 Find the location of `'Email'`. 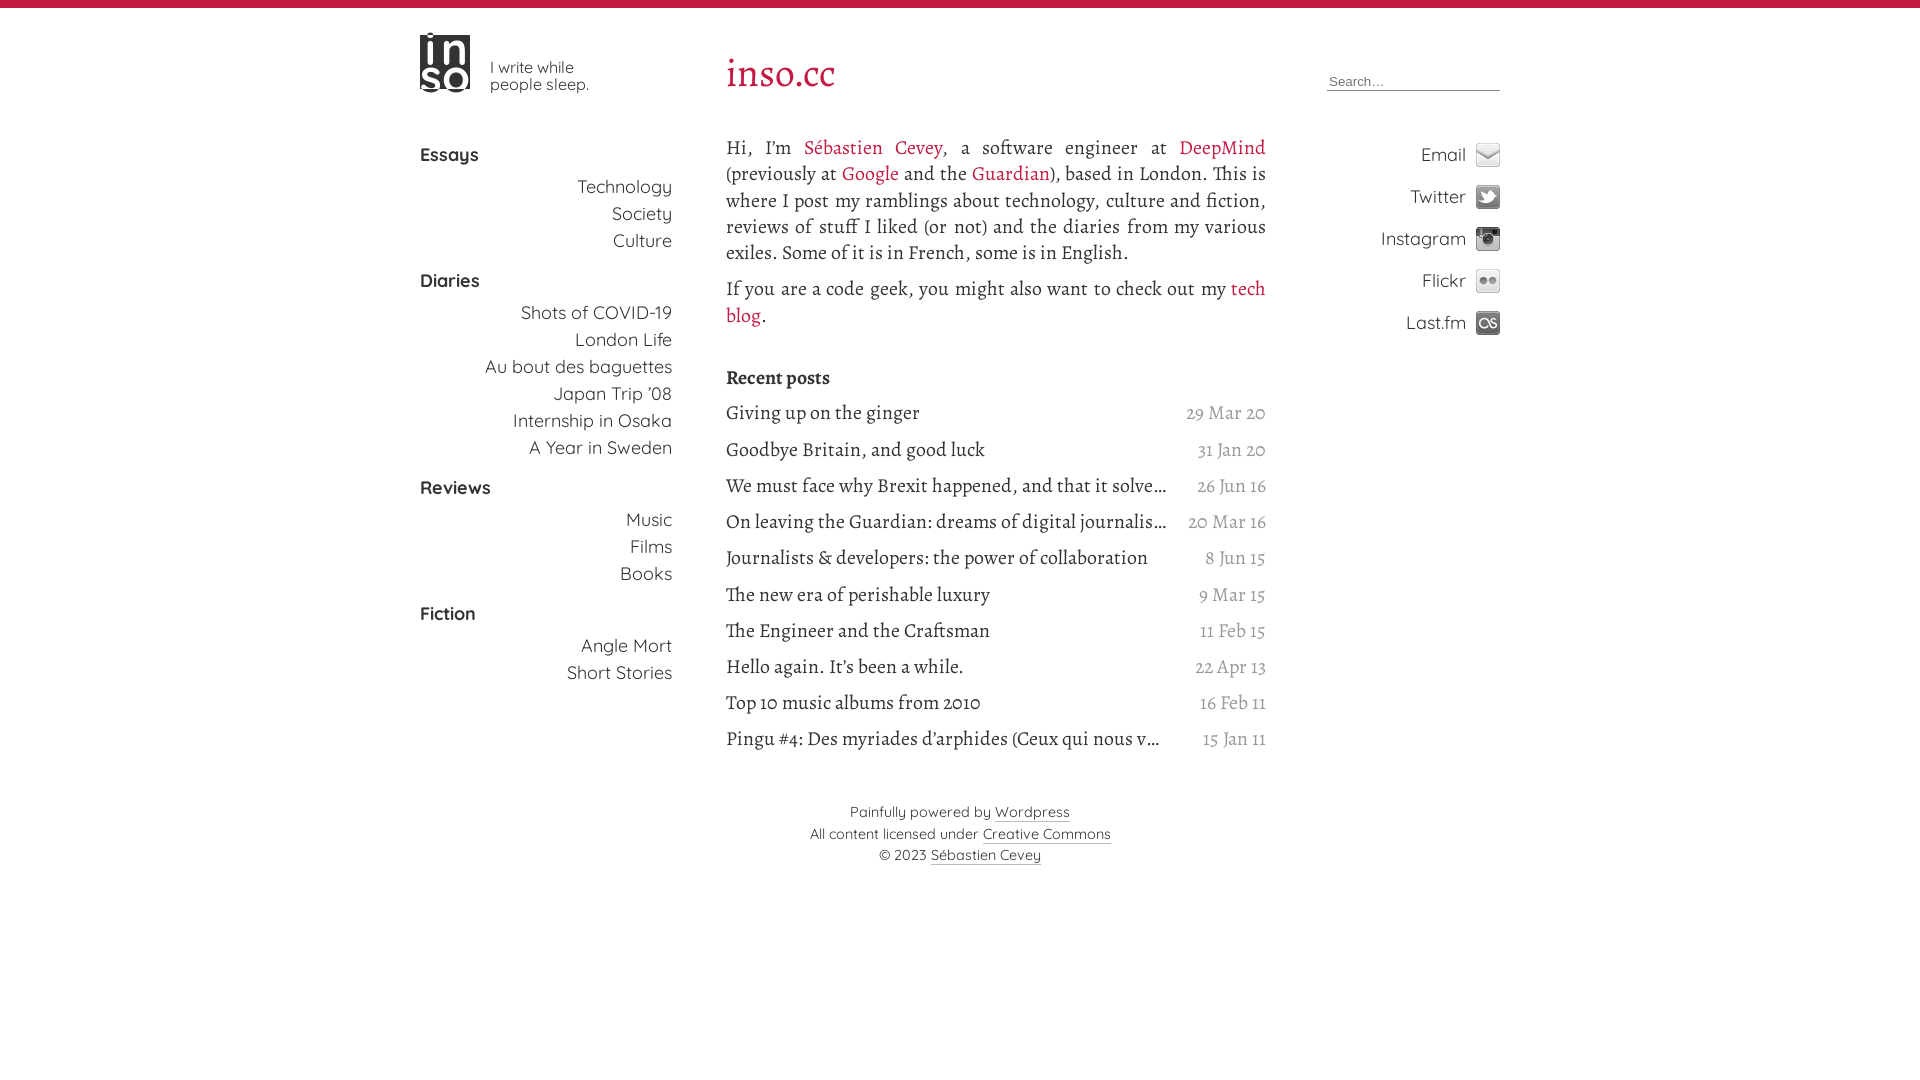

'Email' is located at coordinates (1470, 153).